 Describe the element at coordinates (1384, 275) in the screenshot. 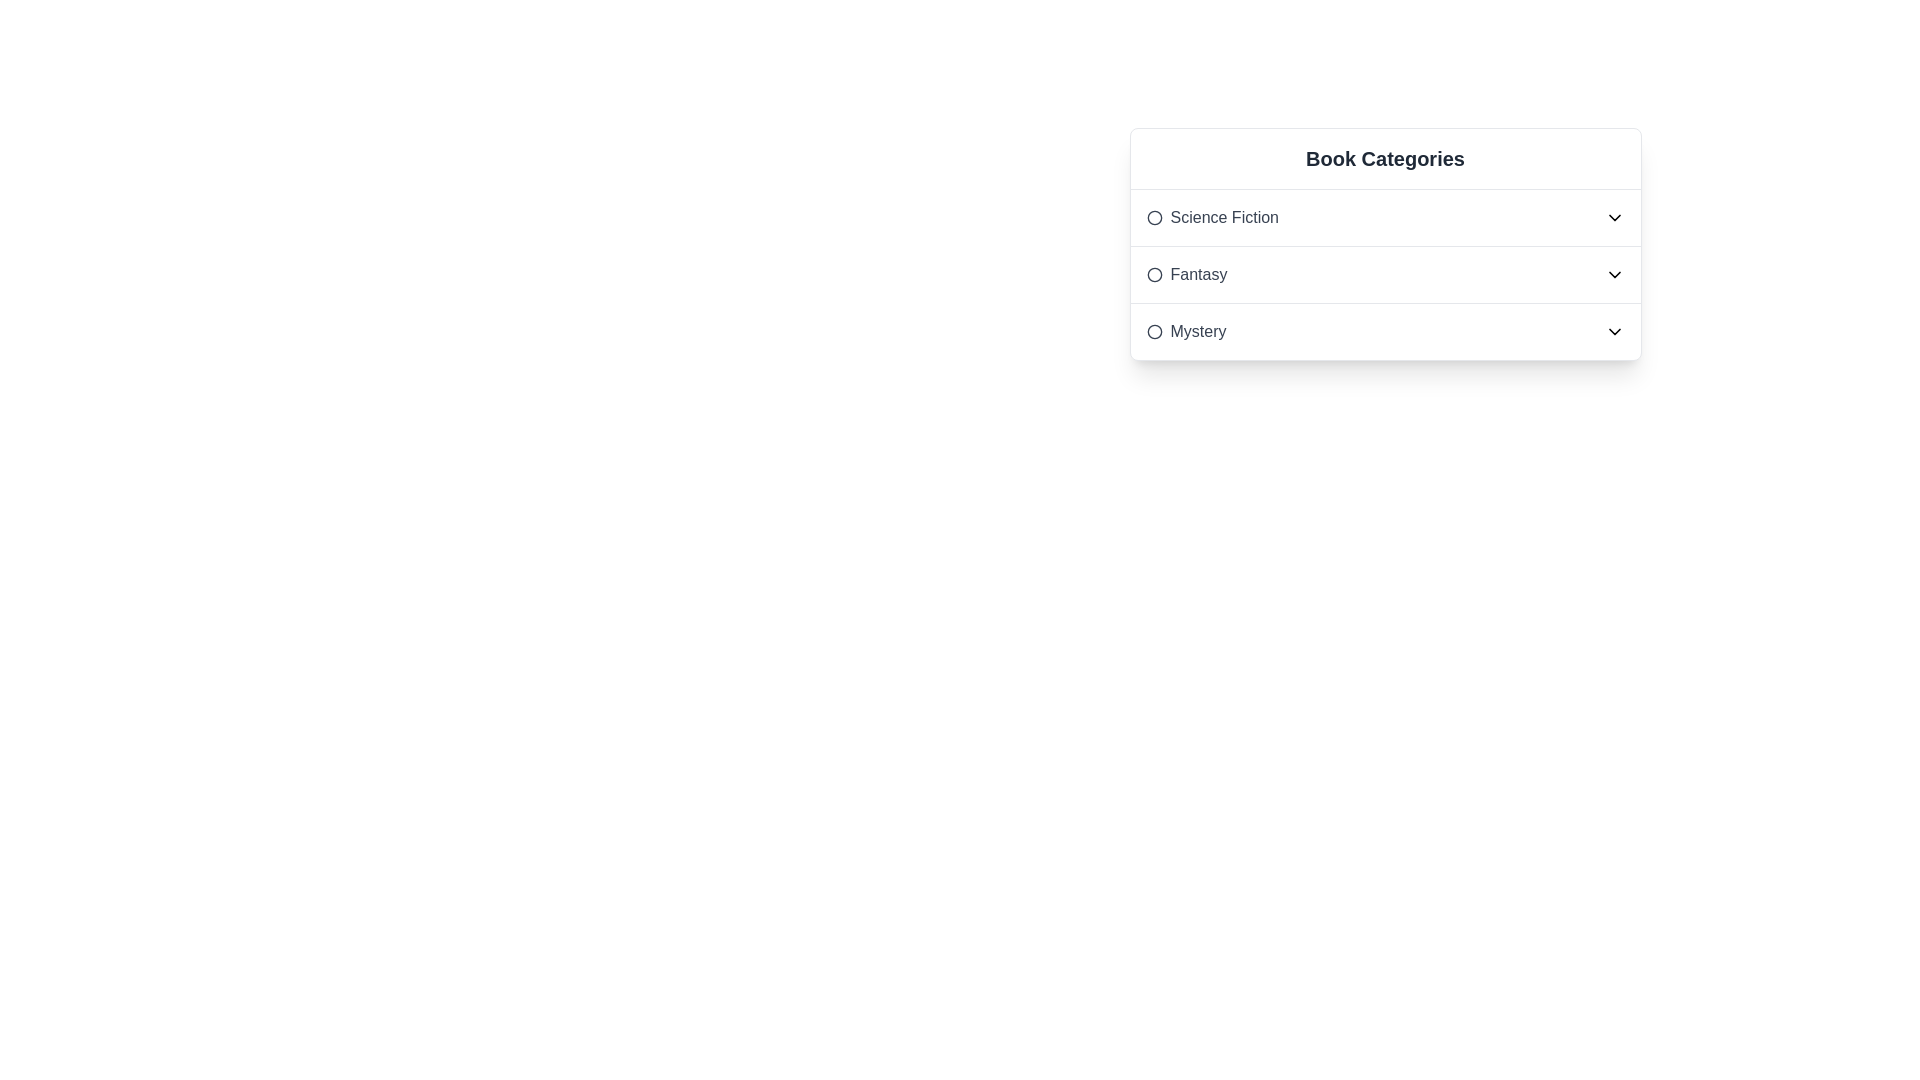

I see `the 'Fantasy' category in the dropdown list` at that location.